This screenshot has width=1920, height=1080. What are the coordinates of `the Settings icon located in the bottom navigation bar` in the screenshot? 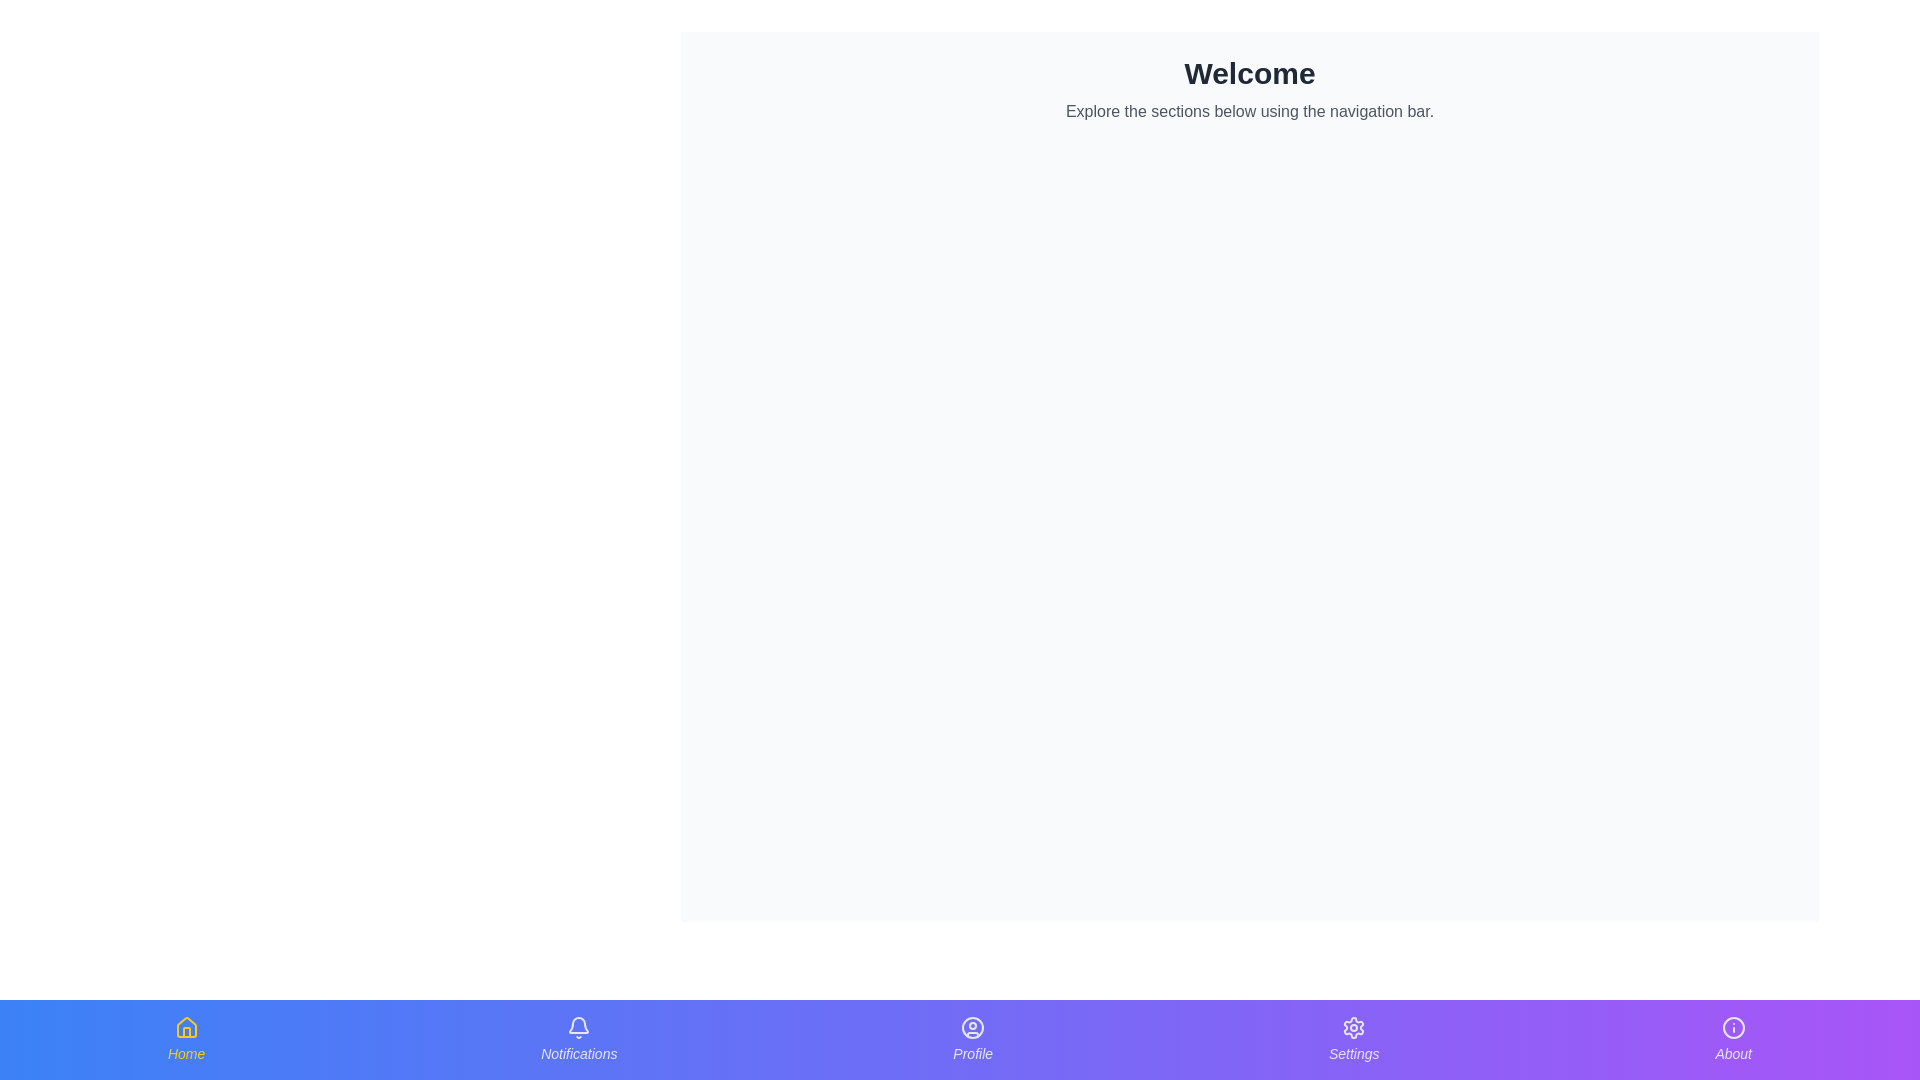 It's located at (1354, 1028).